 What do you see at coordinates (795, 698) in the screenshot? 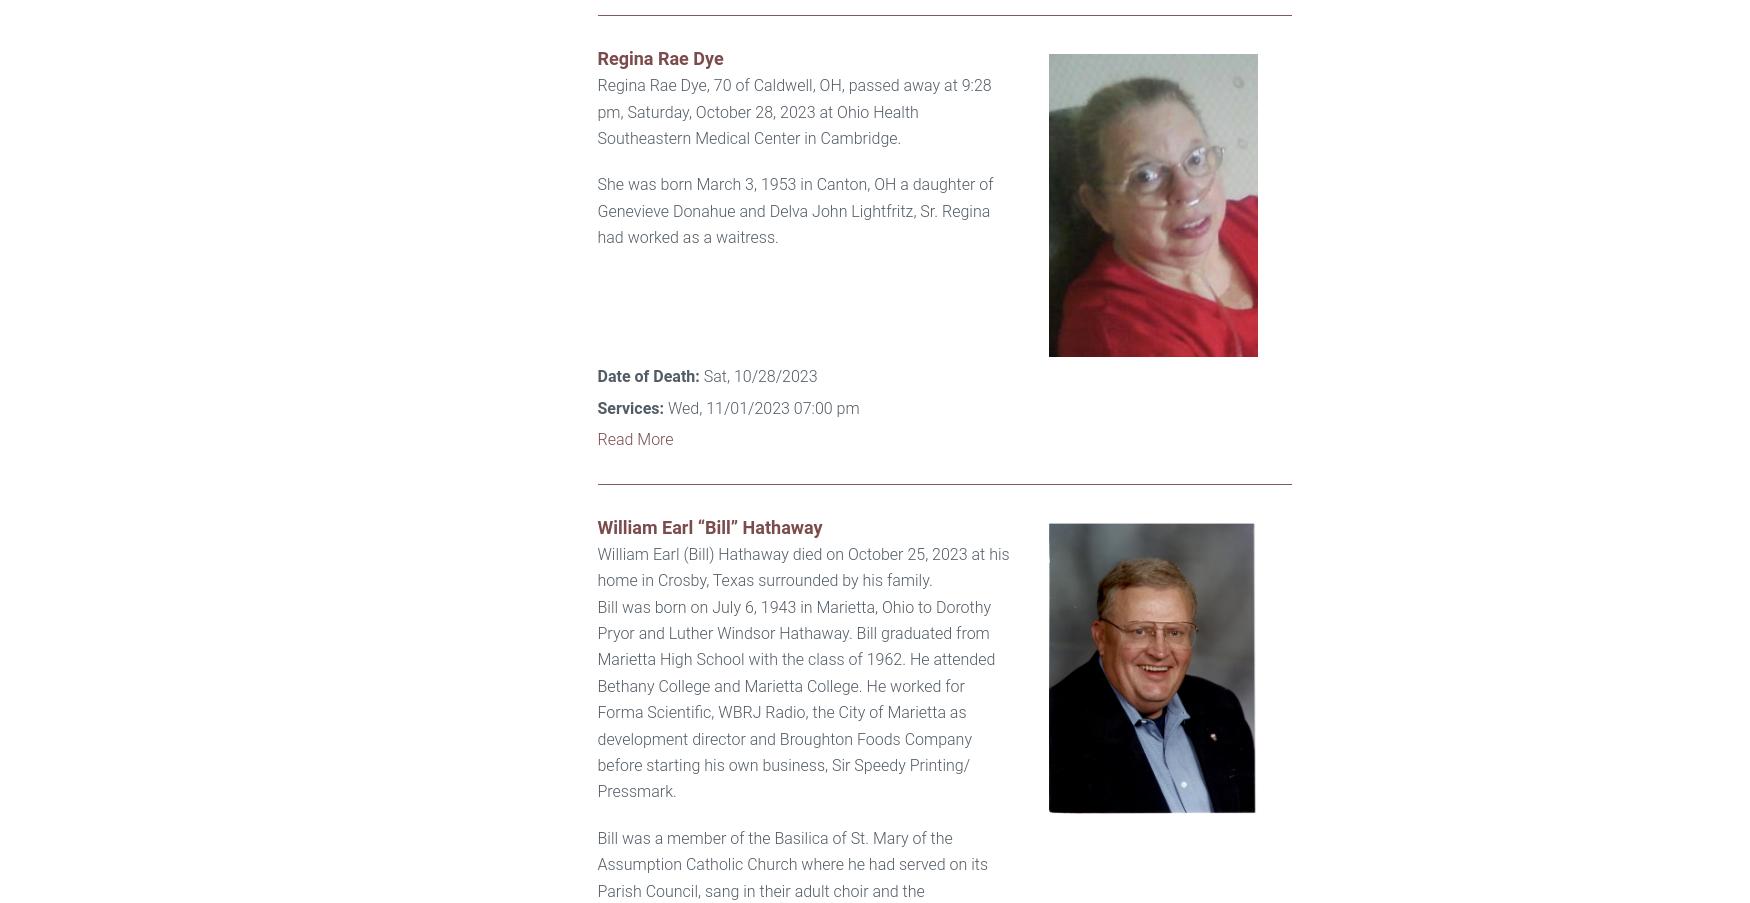
I see `'Bill was born on July 6, 1943 in Marietta, Ohio to Dorothy Pryor and Luther Windsor Hathaway. Bill graduated from Marietta High School with the class of 1962. He attended Bethany College and Marietta College. He worked for Forma Scientific, WBRJ Radio, the City of Marietta as development director and Broughton Foods Company before starting his own business, Sir Speedy Printing/ Pressmark.'` at bounding box center [795, 698].